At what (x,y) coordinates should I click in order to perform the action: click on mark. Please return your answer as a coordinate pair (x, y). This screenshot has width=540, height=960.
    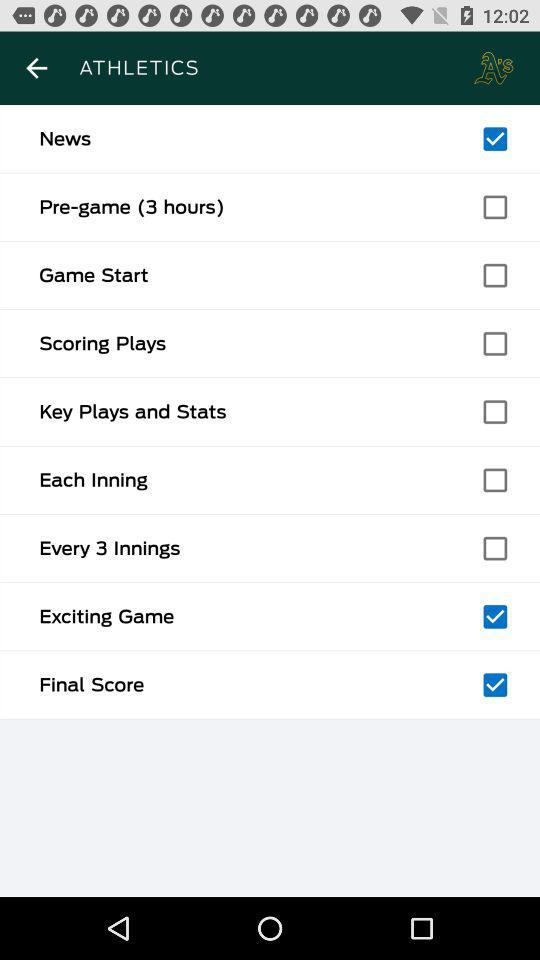
    Looking at the image, I should click on (494, 548).